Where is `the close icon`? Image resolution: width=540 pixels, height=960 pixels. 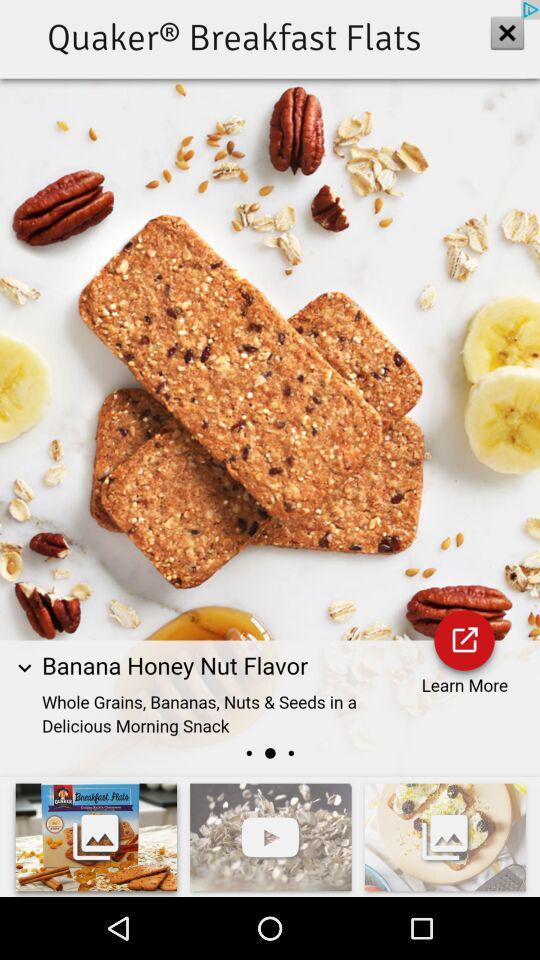 the close icon is located at coordinates (507, 34).